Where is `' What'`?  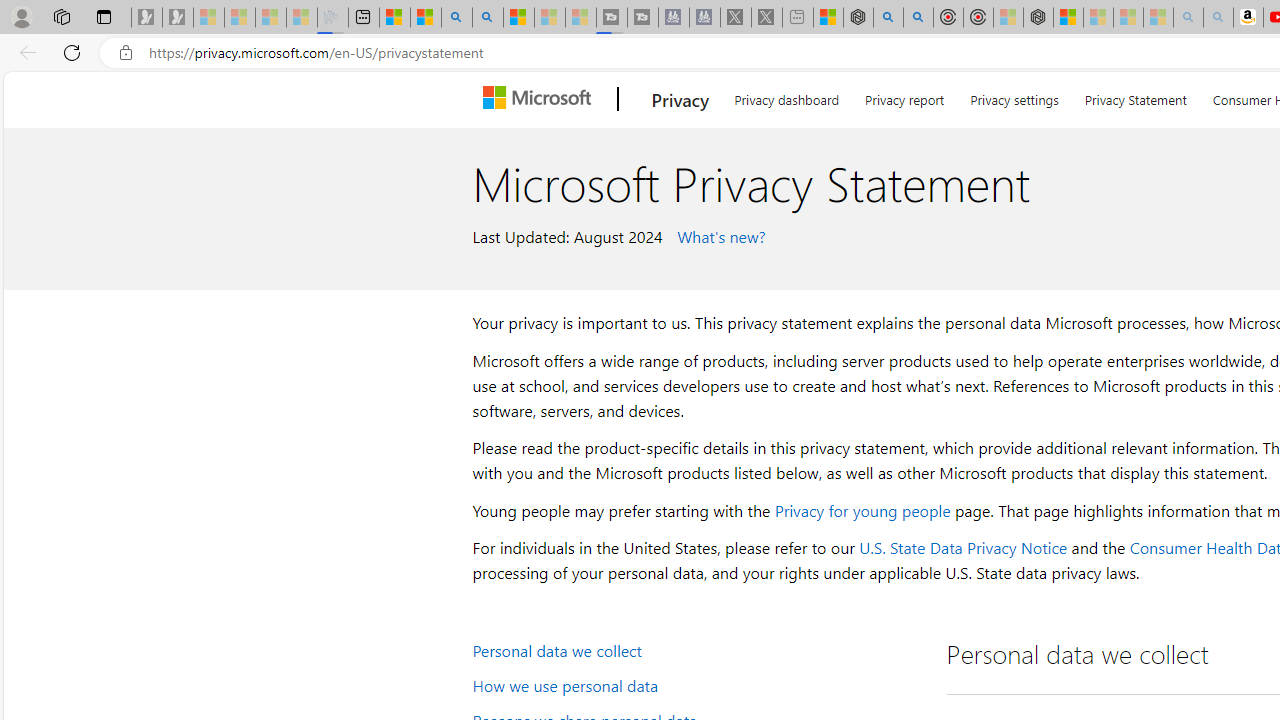 ' What' is located at coordinates (718, 234).